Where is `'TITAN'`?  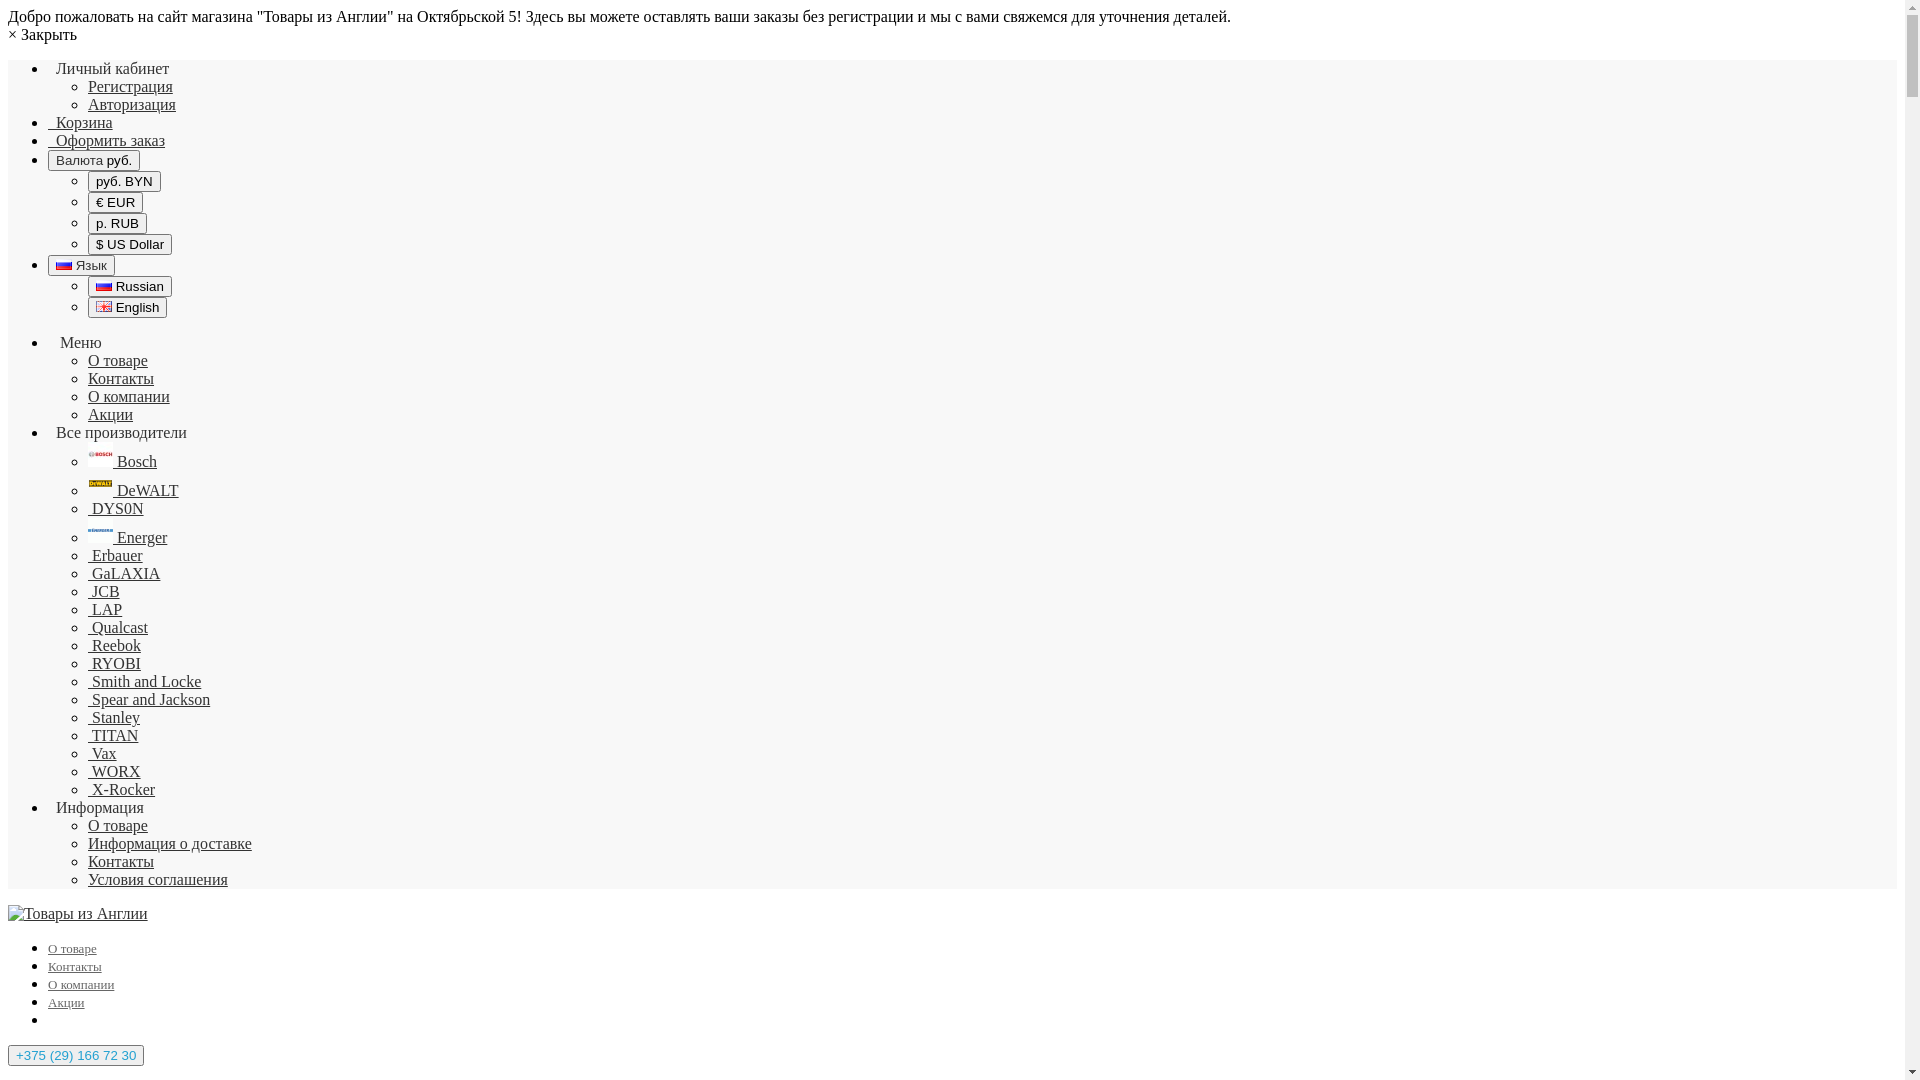 'TITAN' is located at coordinates (112, 735).